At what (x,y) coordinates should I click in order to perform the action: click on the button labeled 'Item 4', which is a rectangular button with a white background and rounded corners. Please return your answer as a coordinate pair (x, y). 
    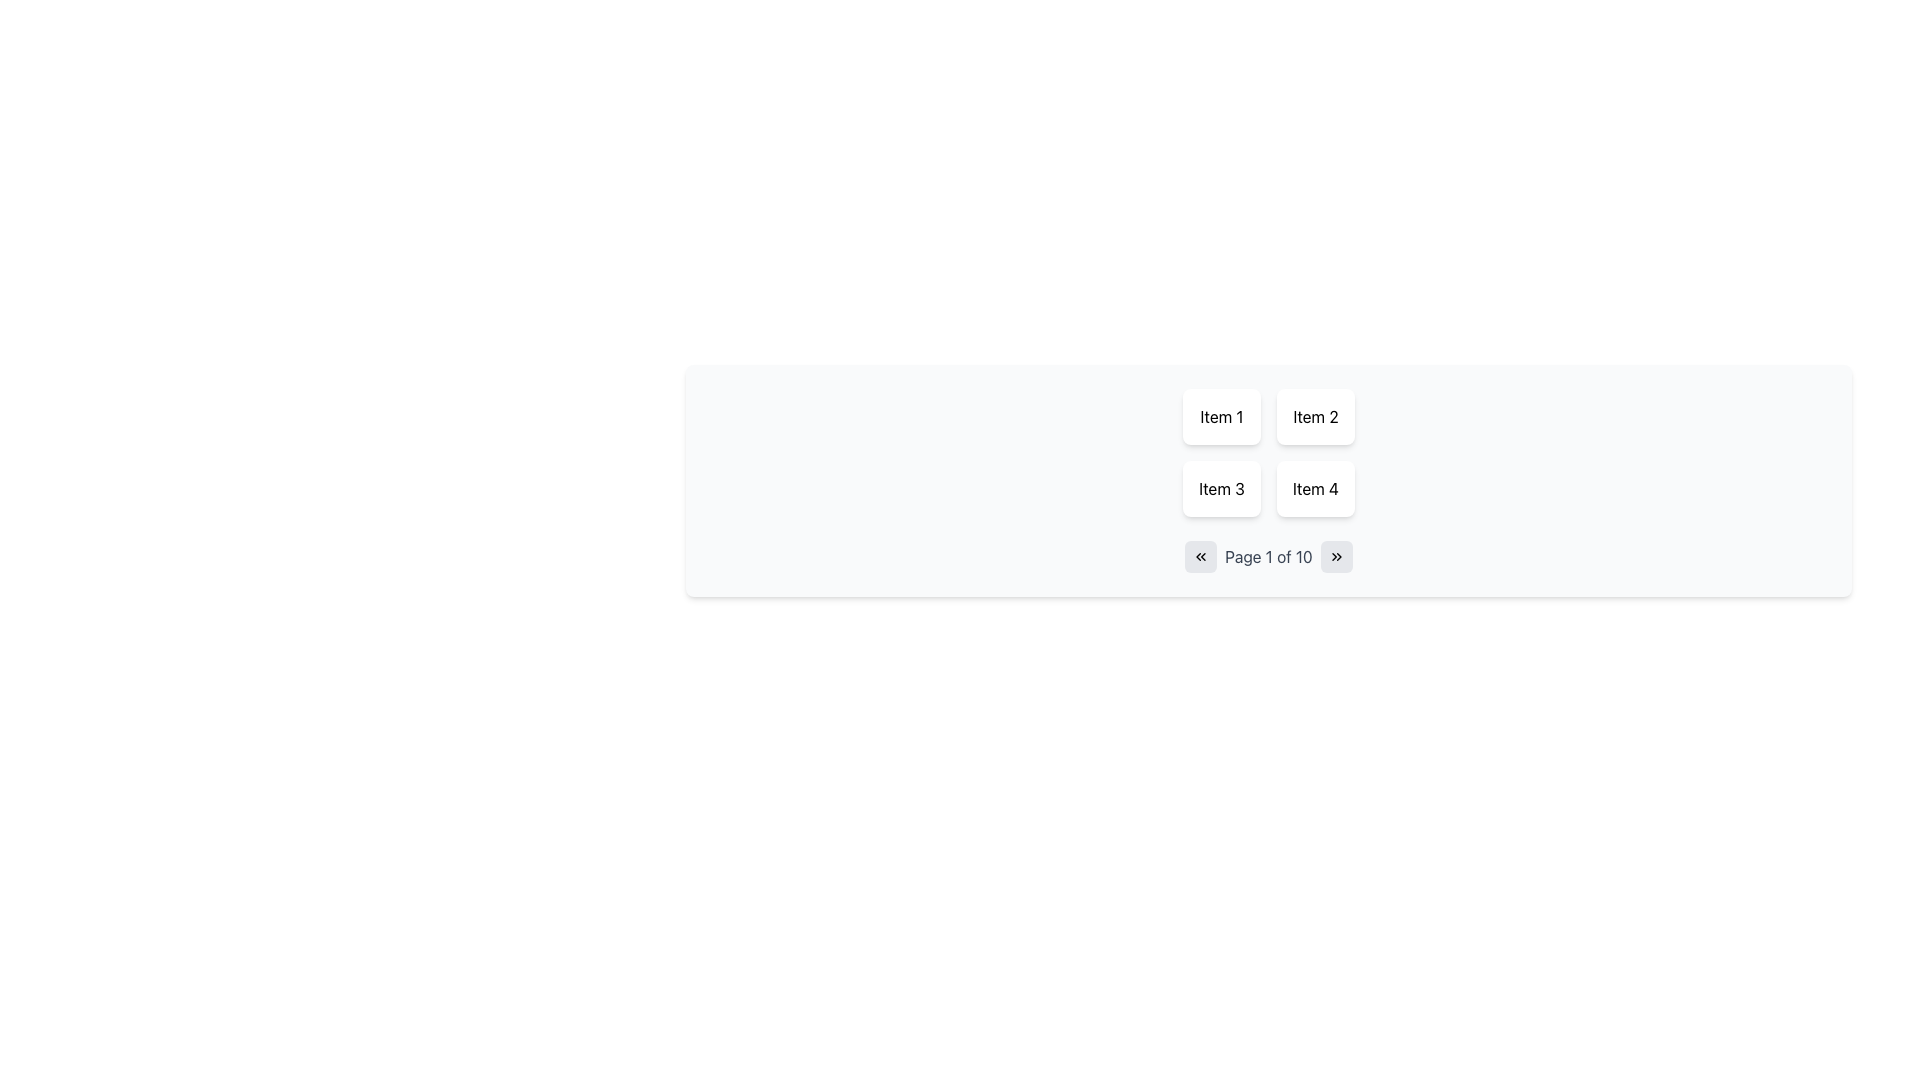
    Looking at the image, I should click on (1315, 489).